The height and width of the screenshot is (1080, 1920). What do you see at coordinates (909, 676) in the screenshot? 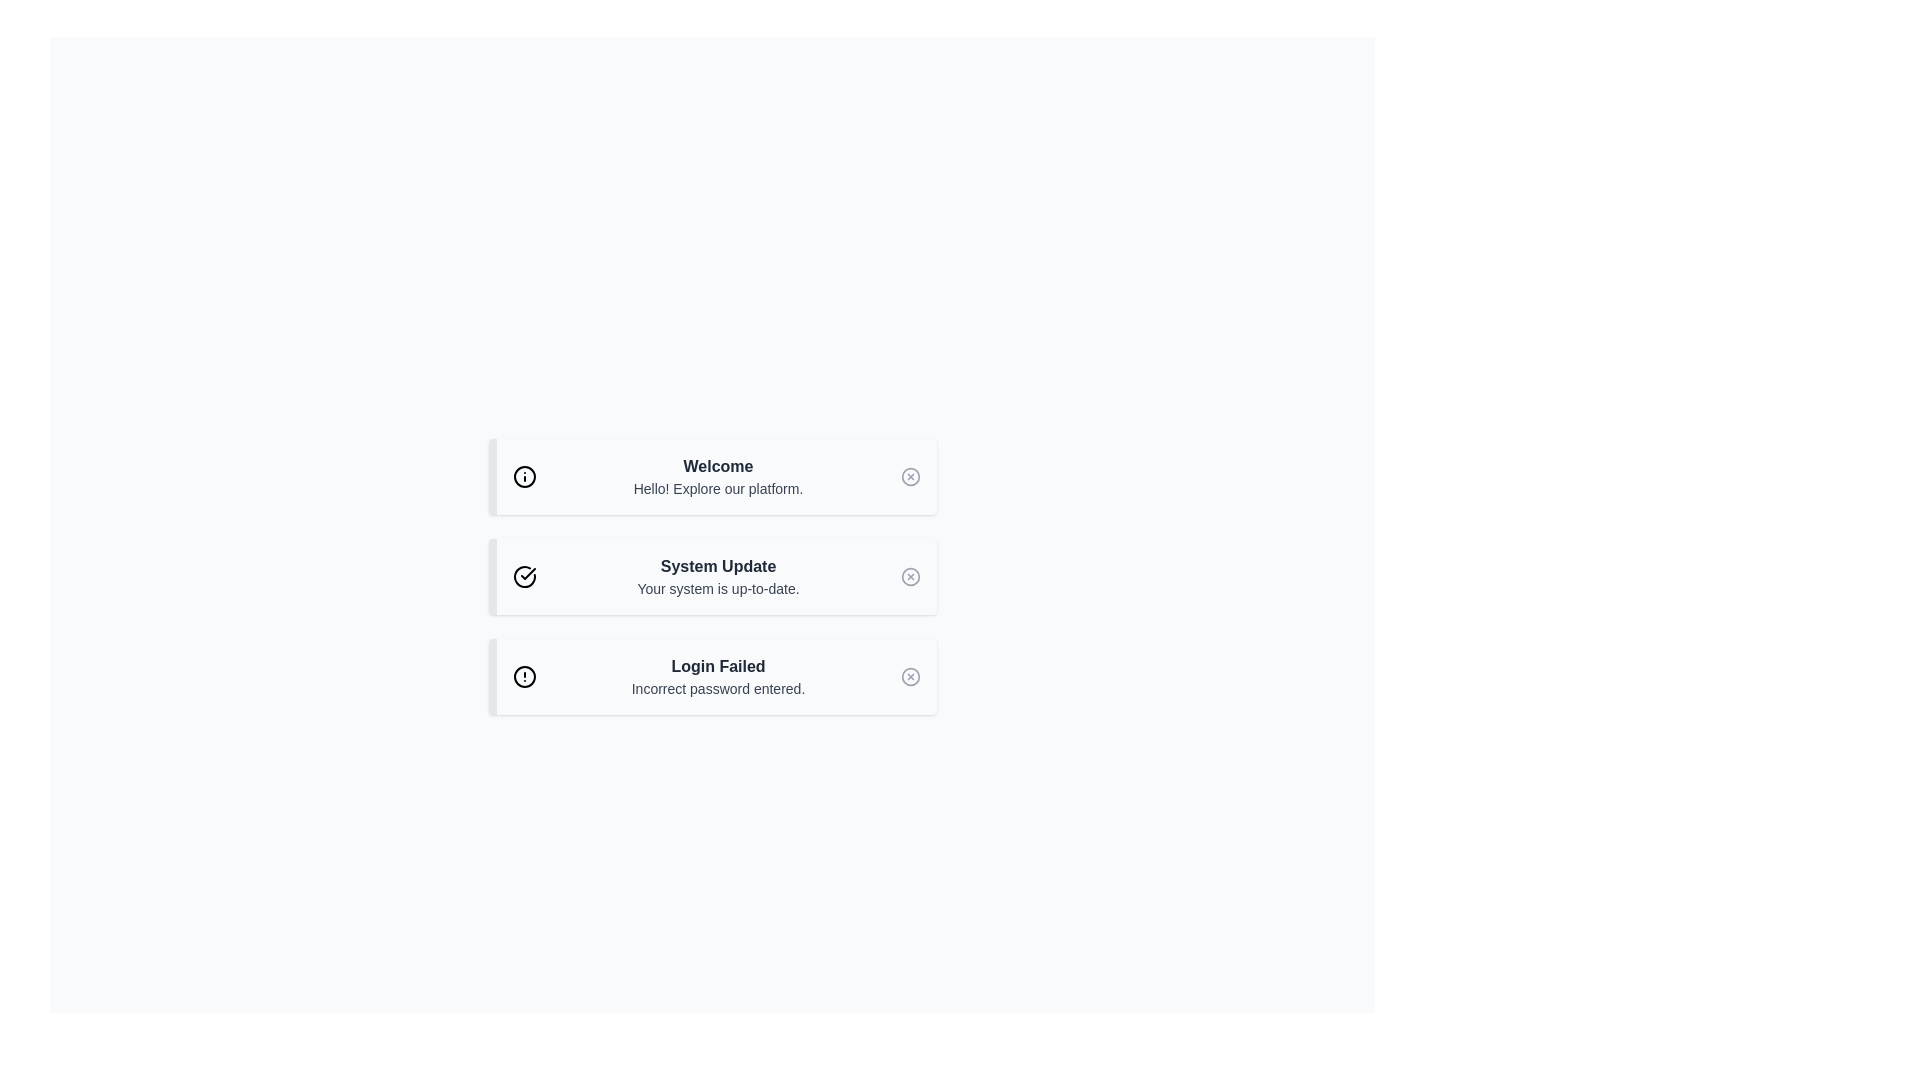
I see `the graphical icon element (circle) indicating 'Login Failed' status, located within the notification card near its right edge` at bounding box center [909, 676].